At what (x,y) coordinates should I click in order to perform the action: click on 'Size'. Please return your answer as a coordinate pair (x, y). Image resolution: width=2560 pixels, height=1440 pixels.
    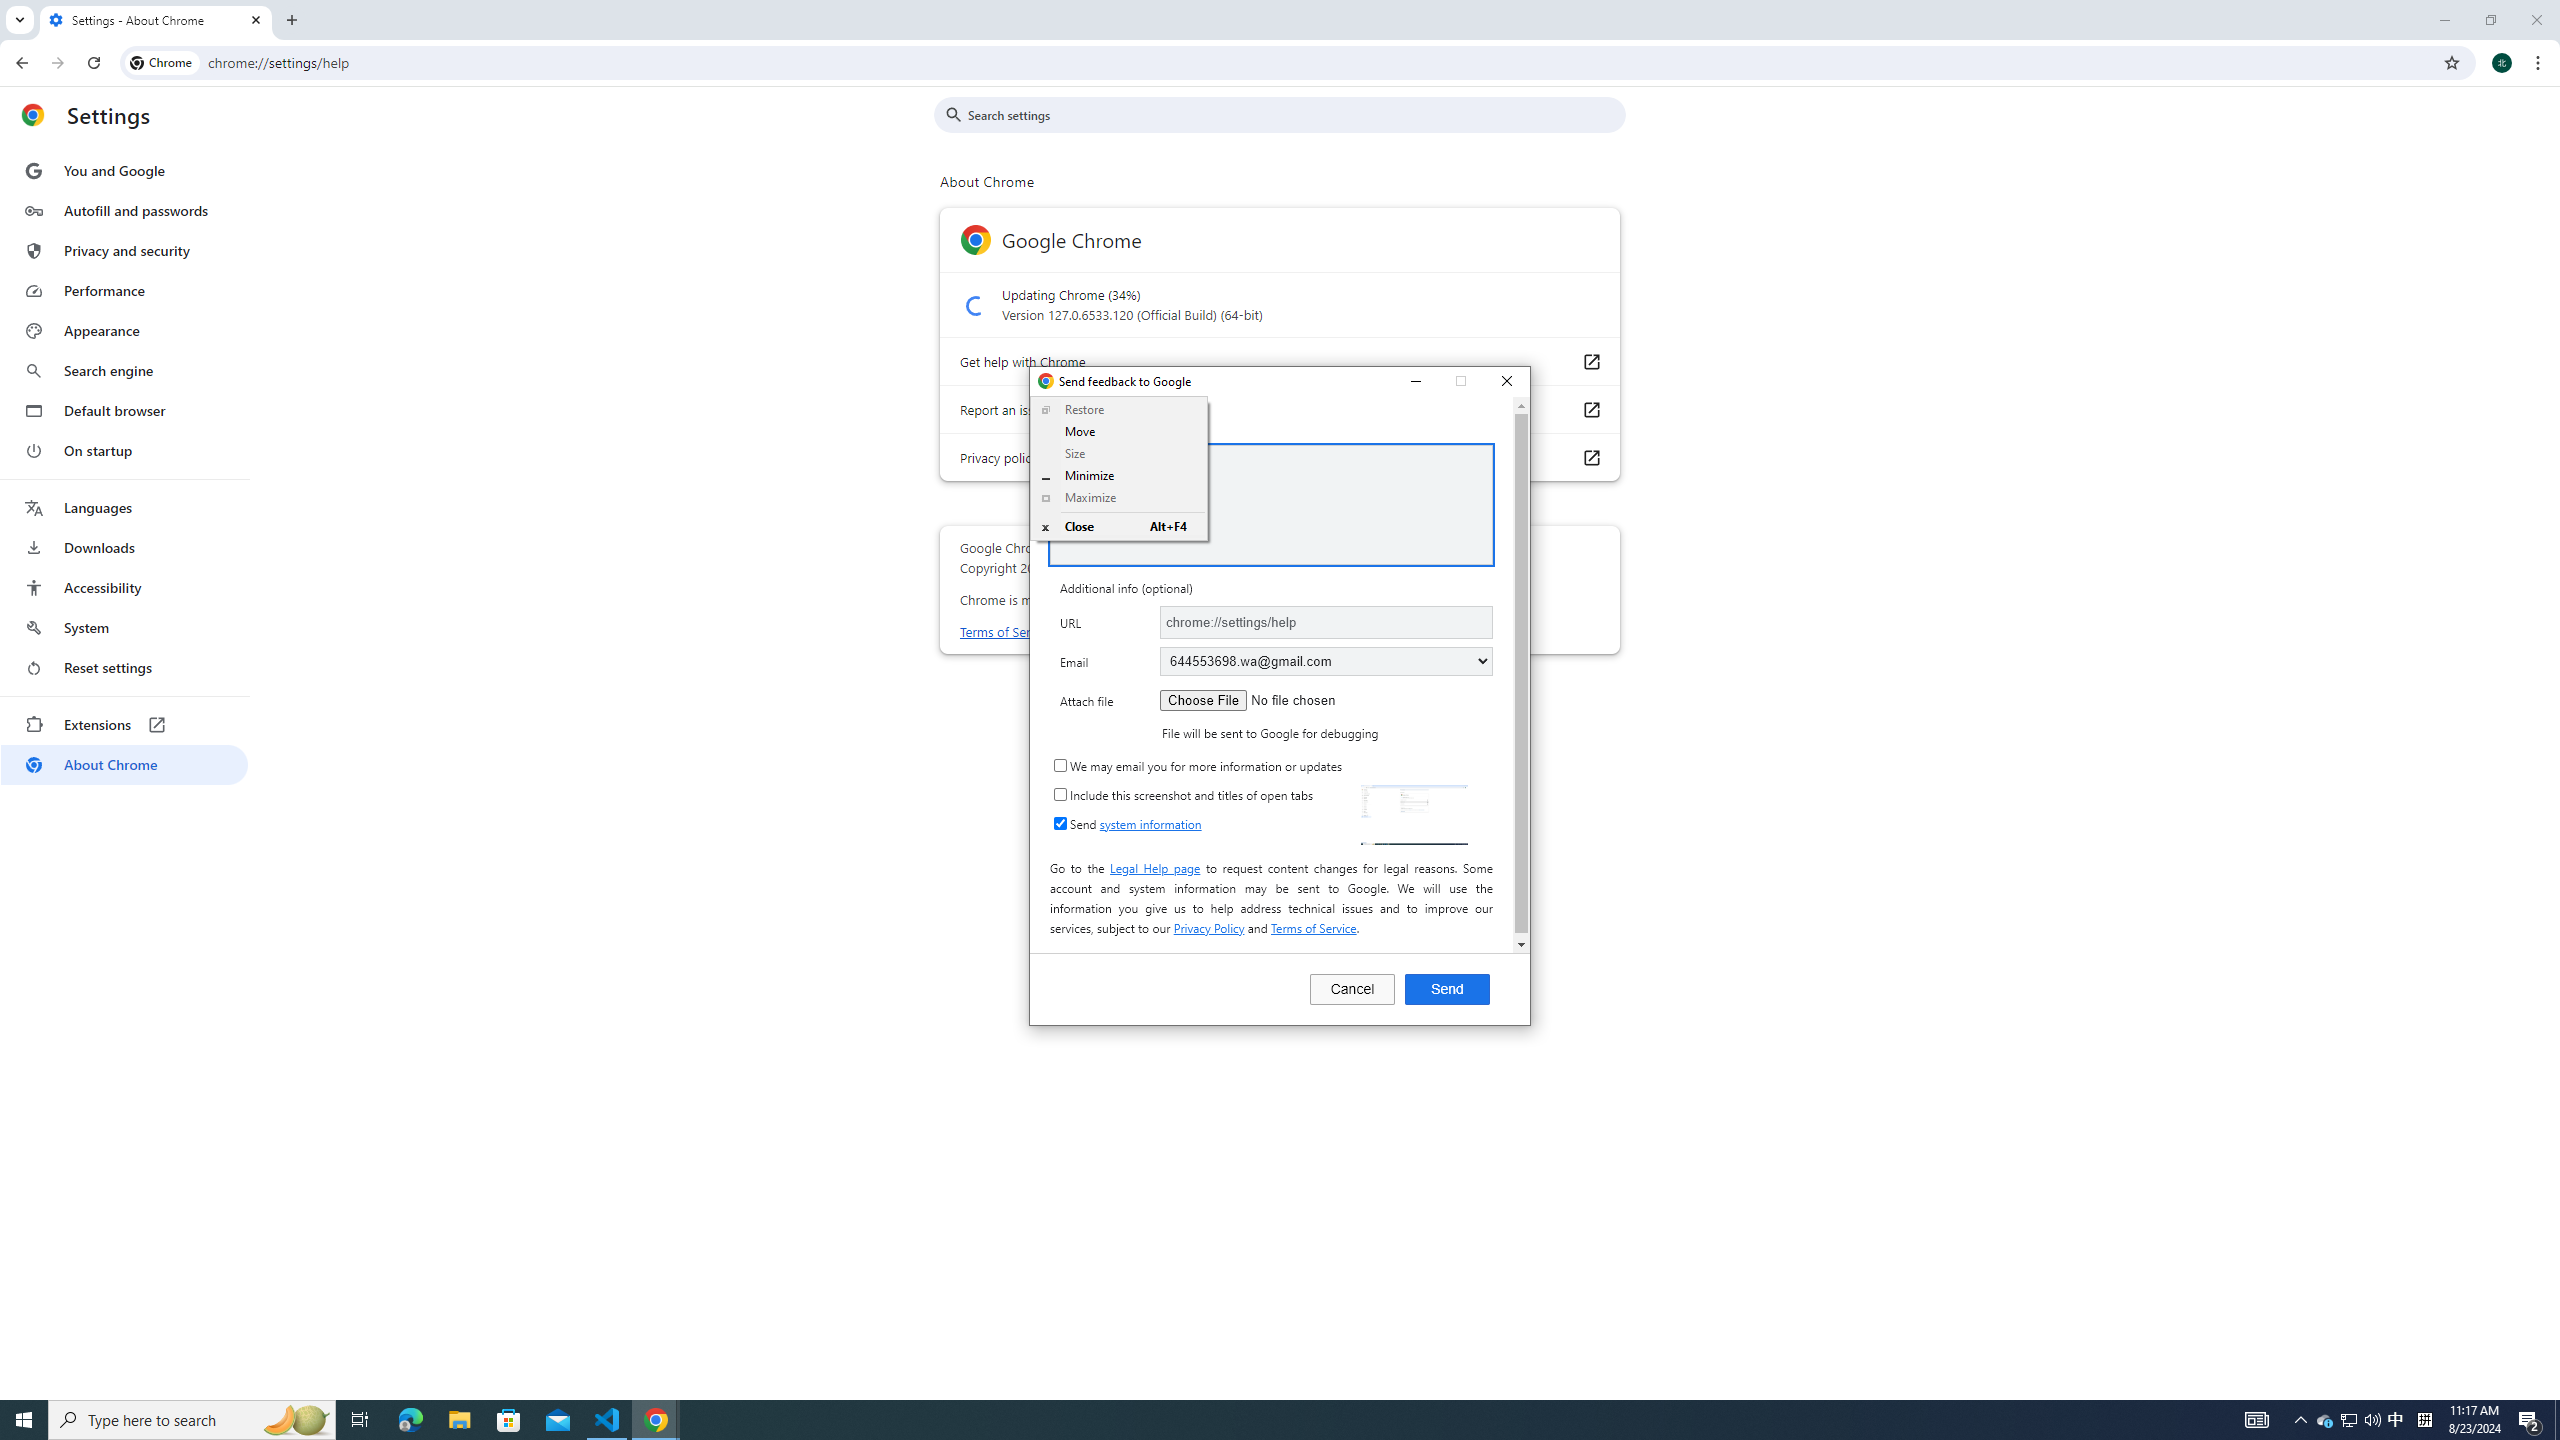
    Looking at the image, I should click on (1120, 453).